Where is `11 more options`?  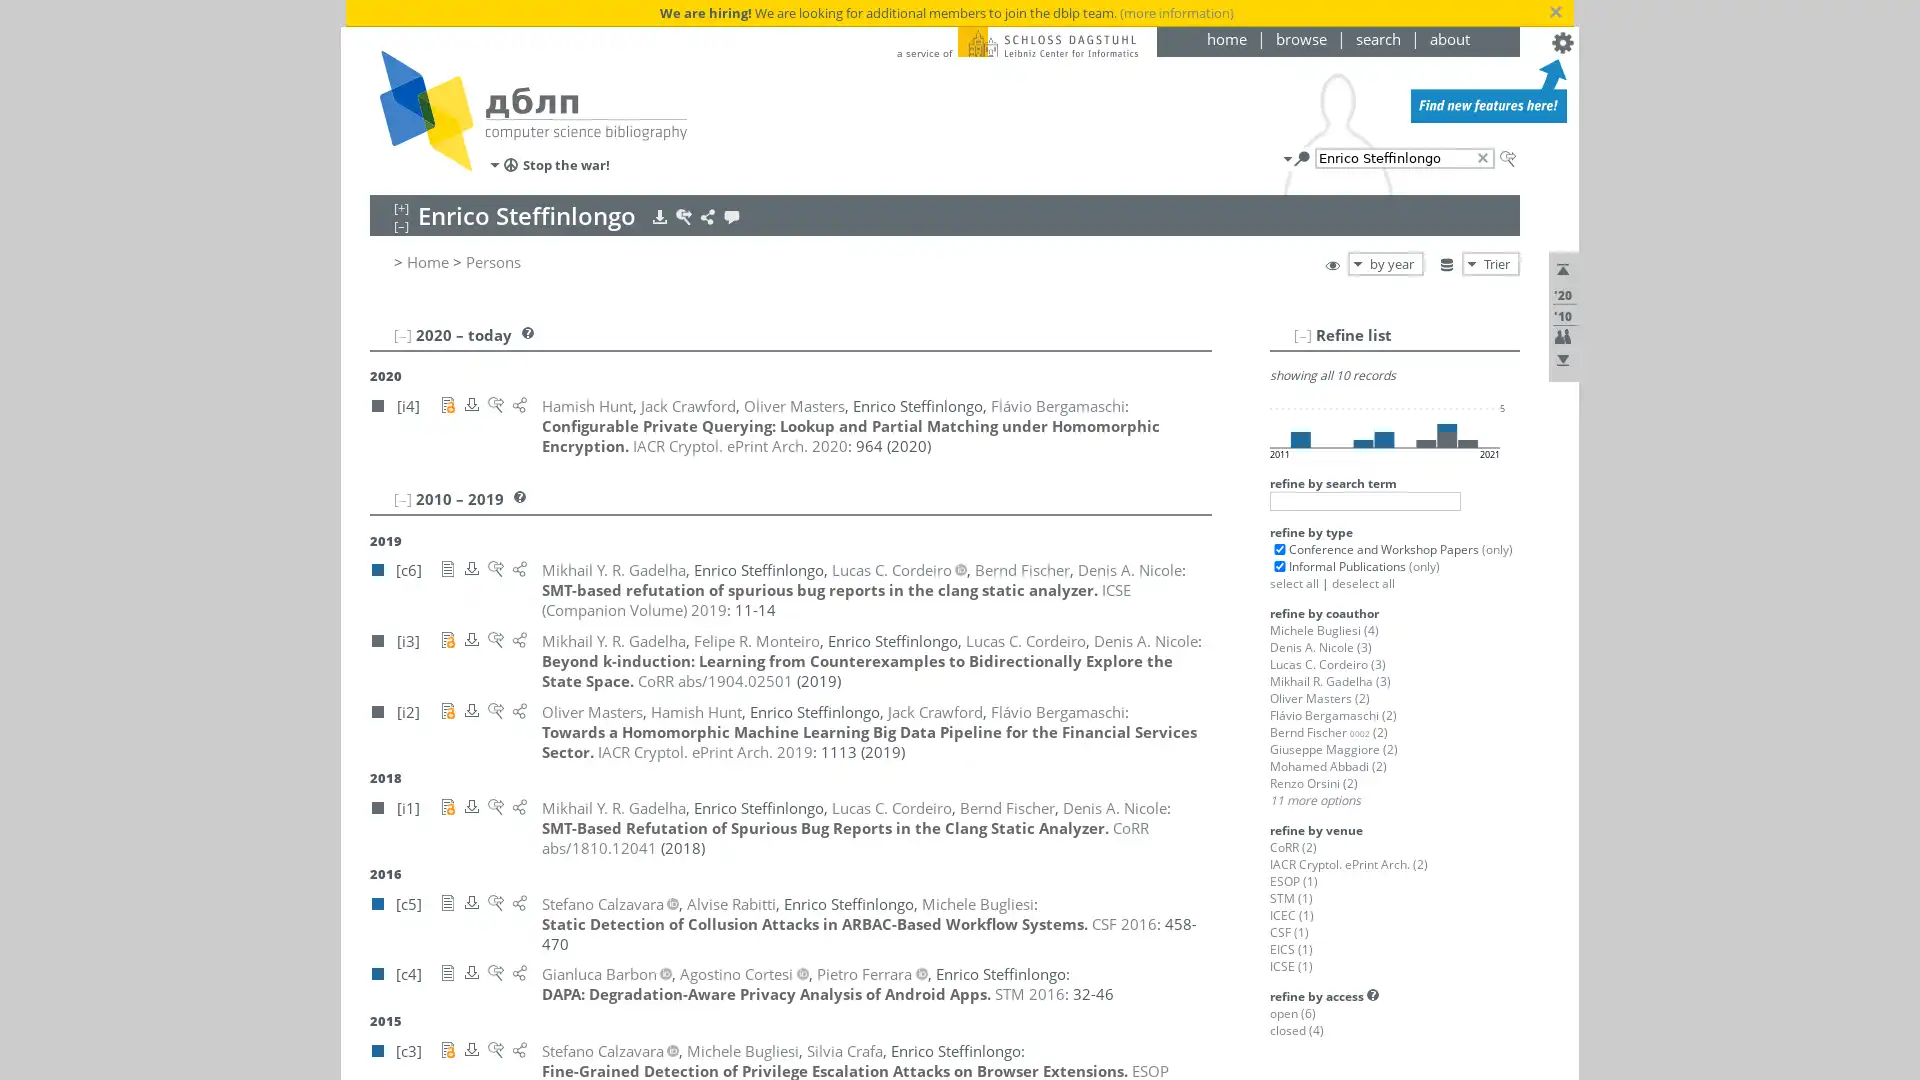
11 more options is located at coordinates (1315, 799).